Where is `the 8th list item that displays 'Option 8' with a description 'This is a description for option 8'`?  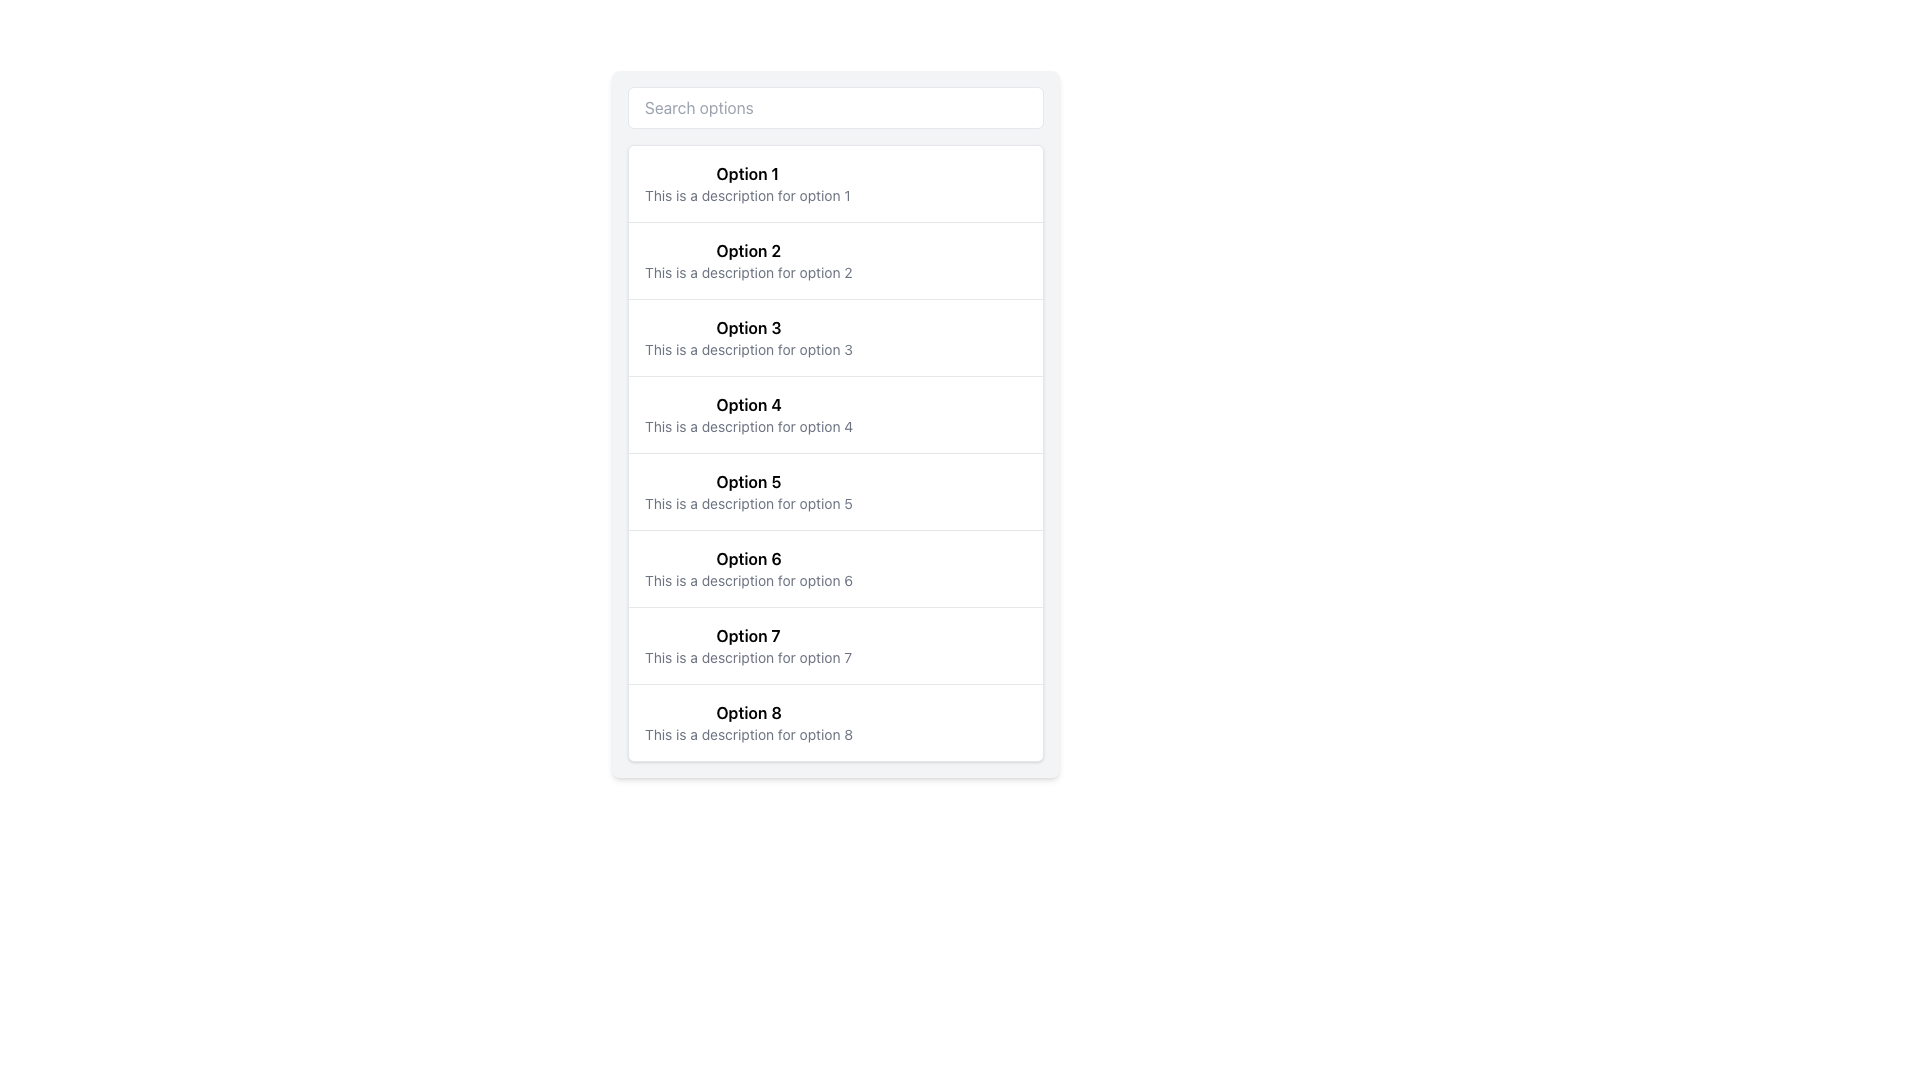
the 8th list item that displays 'Option 8' with a description 'This is a description for option 8' is located at coordinates (747, 722).